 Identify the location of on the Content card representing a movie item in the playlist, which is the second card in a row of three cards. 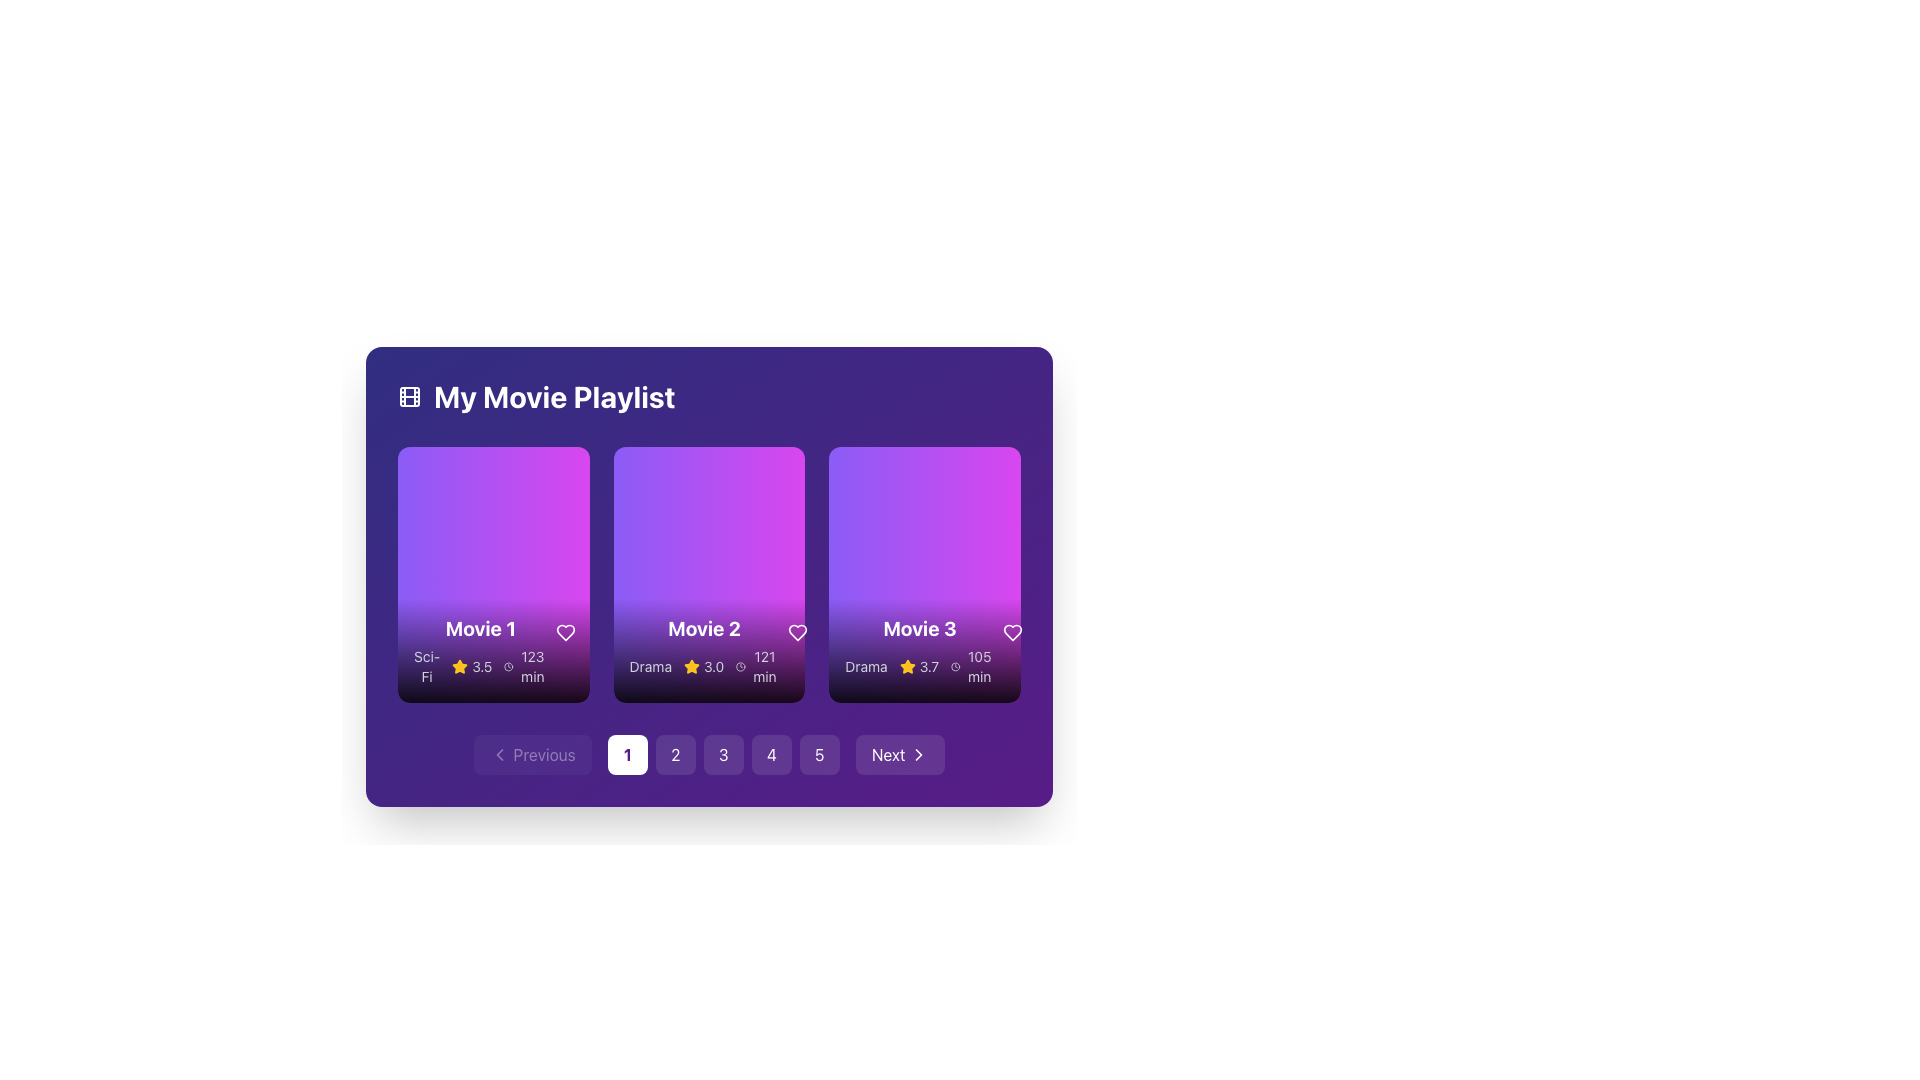
(709, 574).